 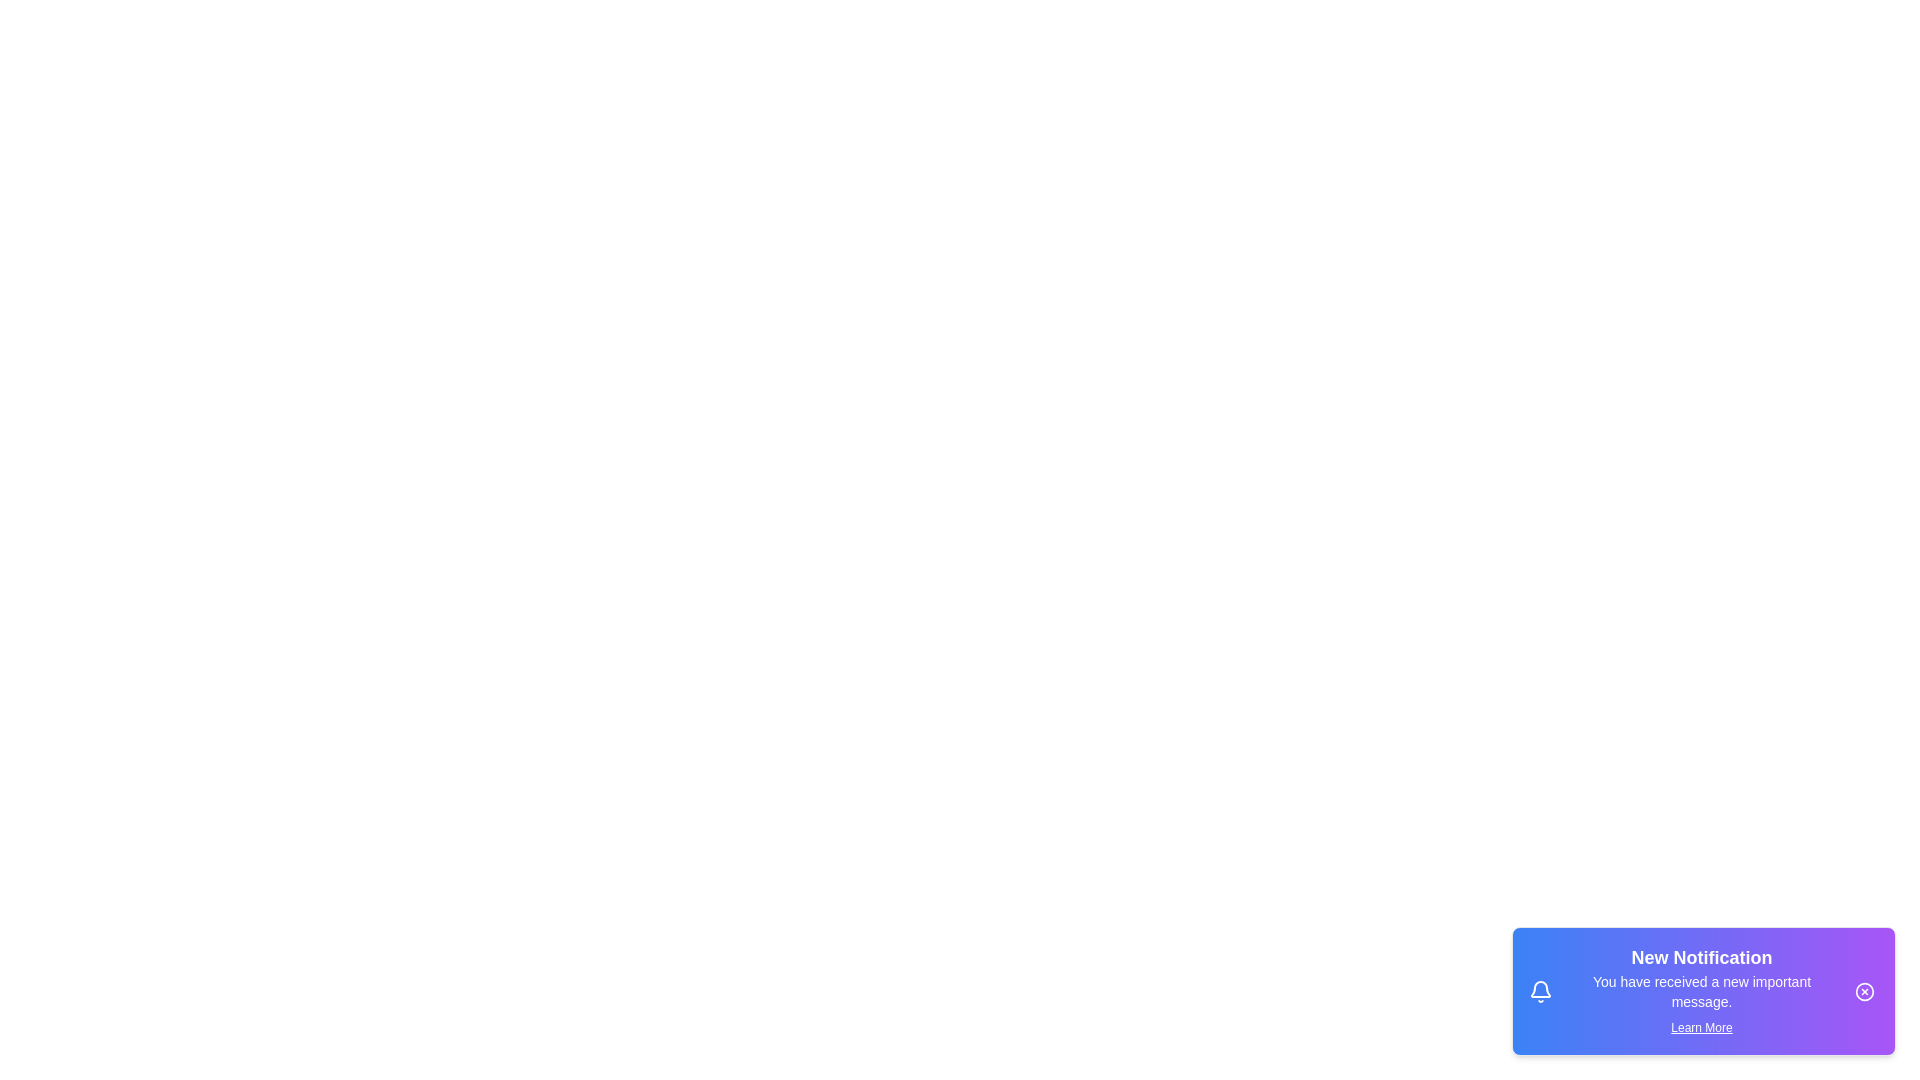 I want to click on the notification icon to observe its visual cues, so click(x=1539, y=991).